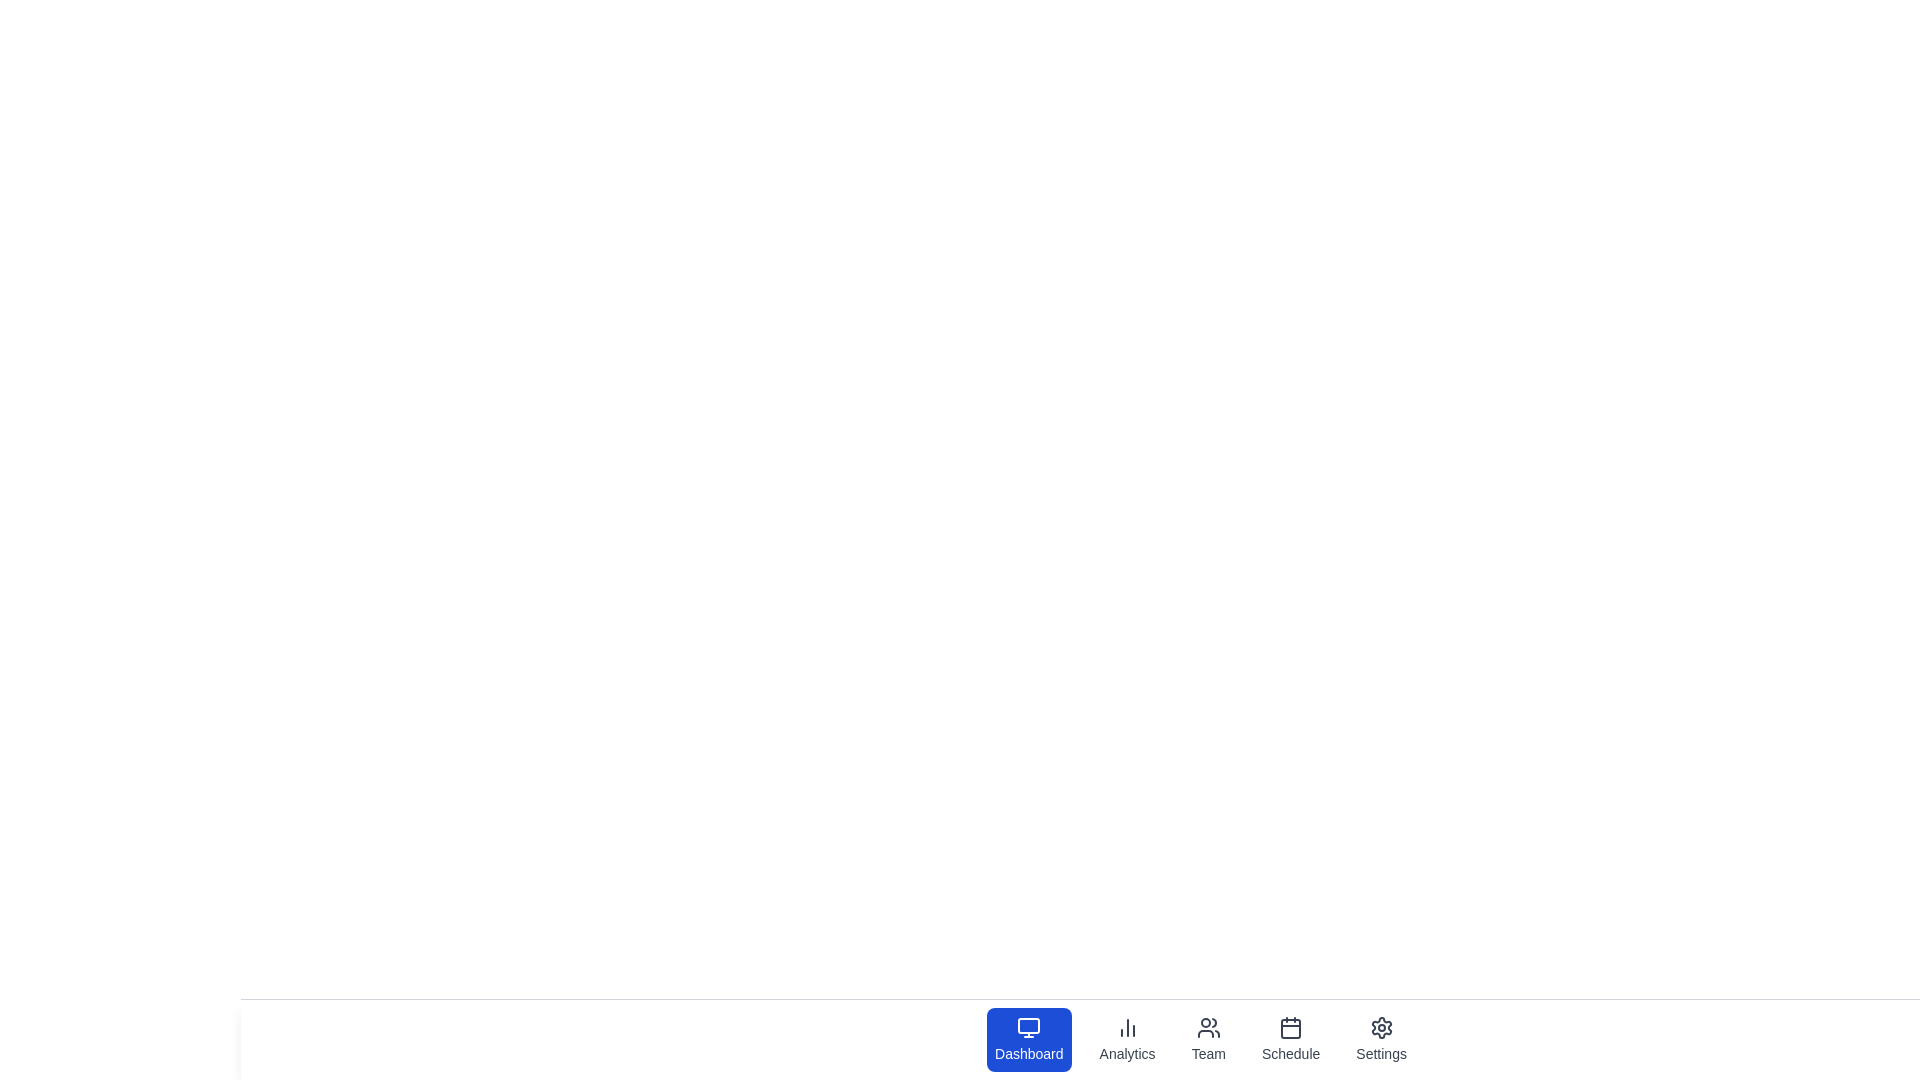  Describe the element at coordinates (1029, 1039) in the screenshot. I see `the tab labeled Dashboard by clicking on its icon or label` at that location.